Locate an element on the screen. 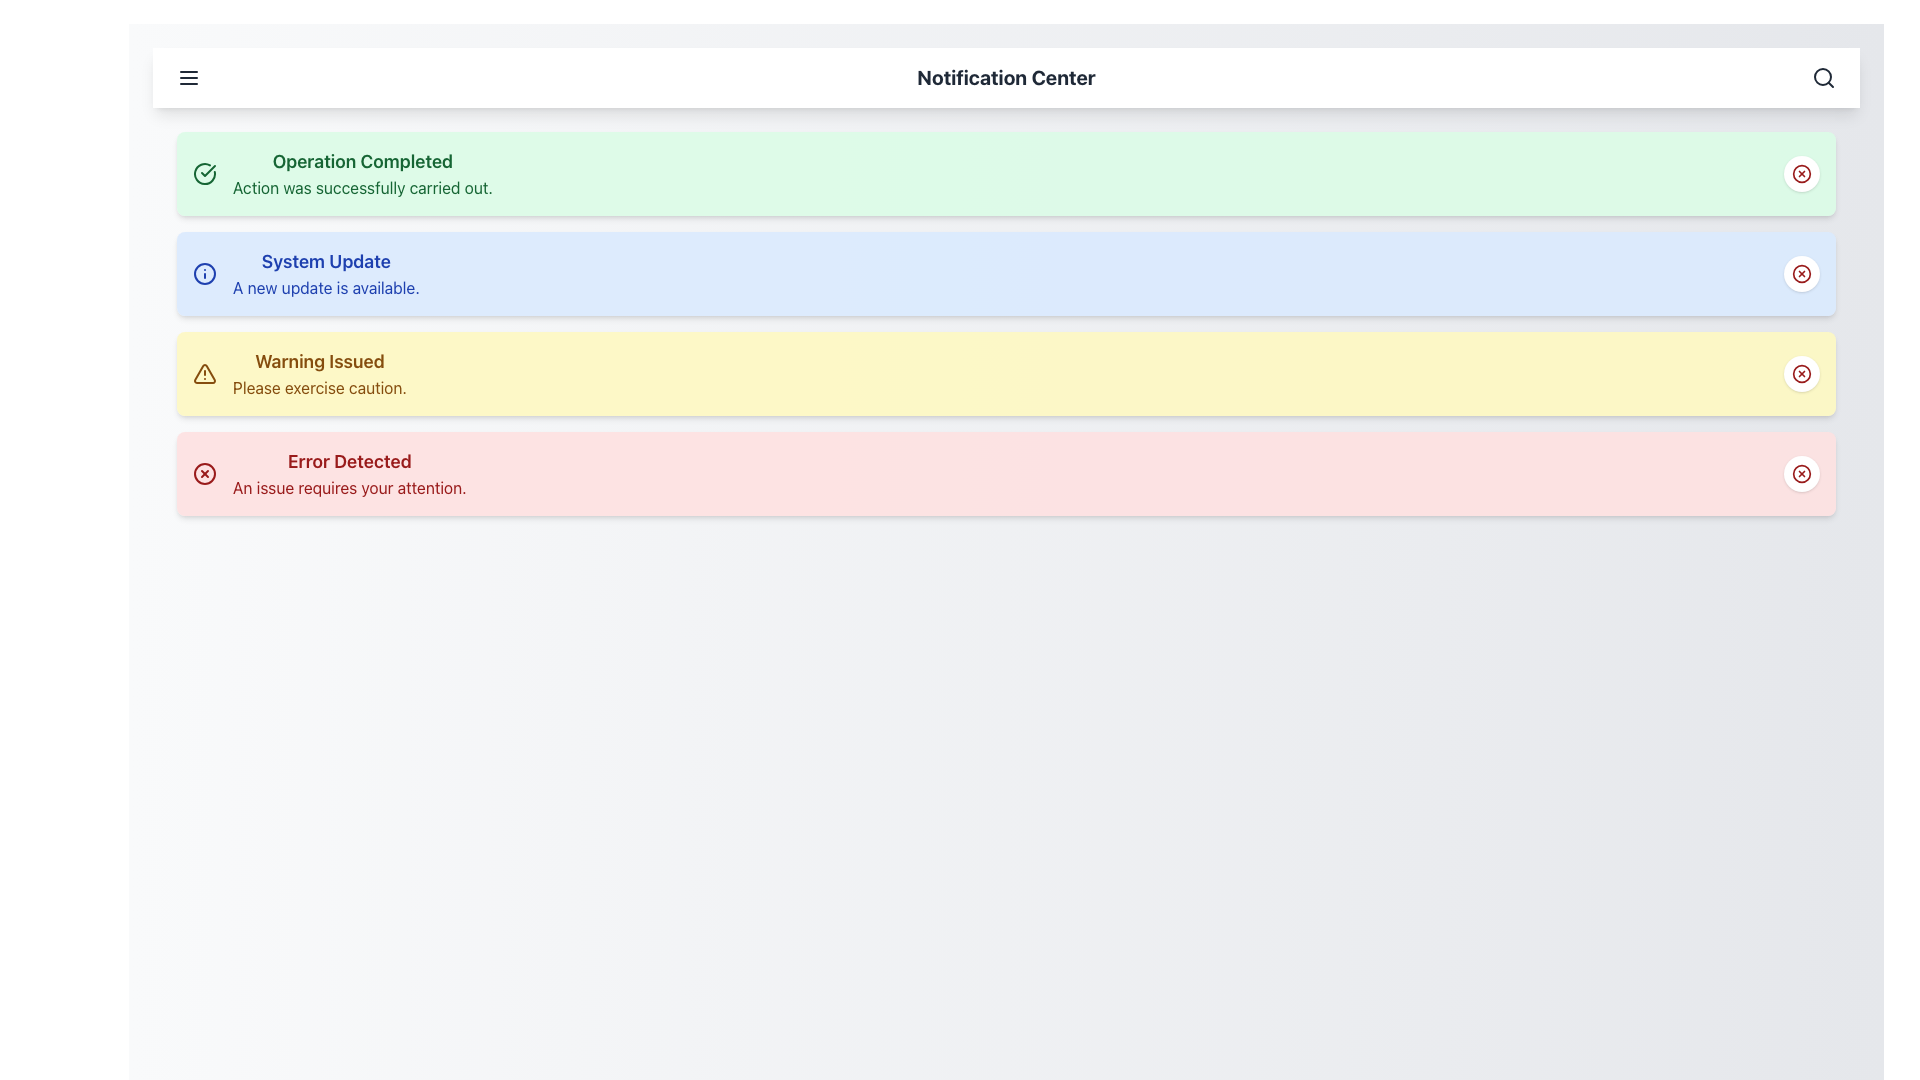  the circular dismiss button with a red 'X' icon located at the far right of the 'Error Detected' notification card is located at coordinates (1801, 474).